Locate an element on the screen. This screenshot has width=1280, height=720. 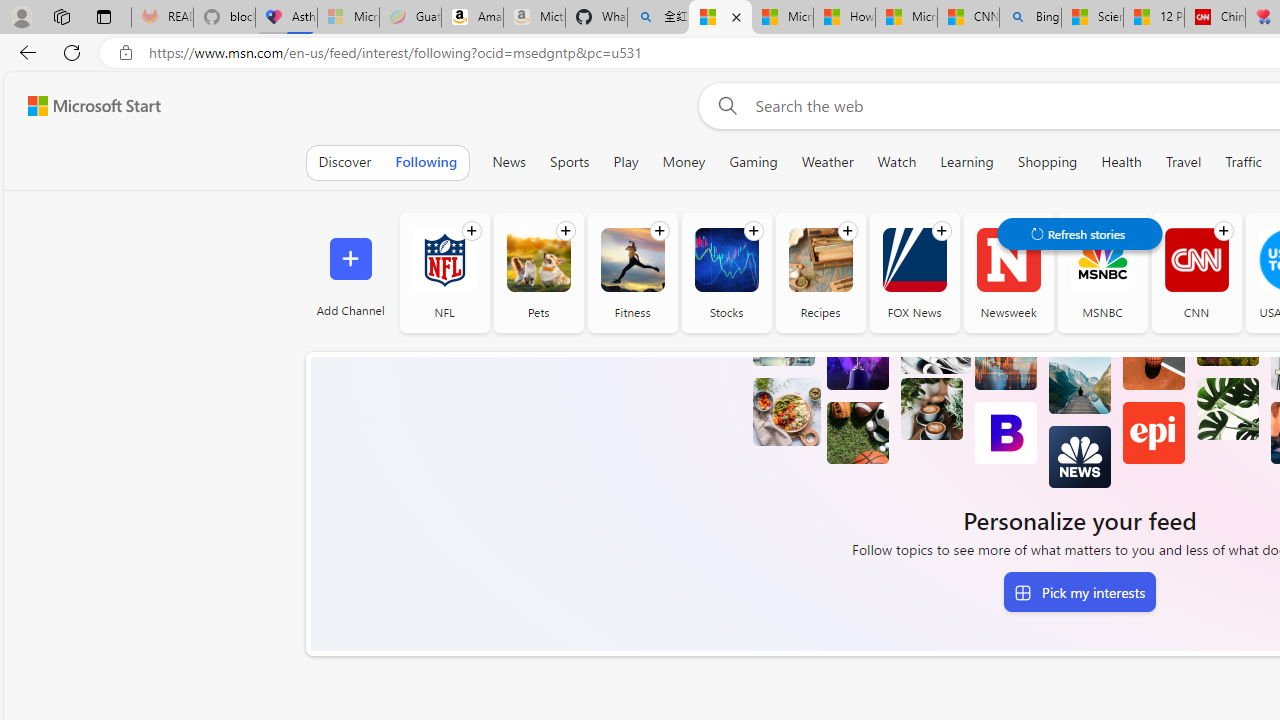
'Money' is located at coordinates (684, 161).